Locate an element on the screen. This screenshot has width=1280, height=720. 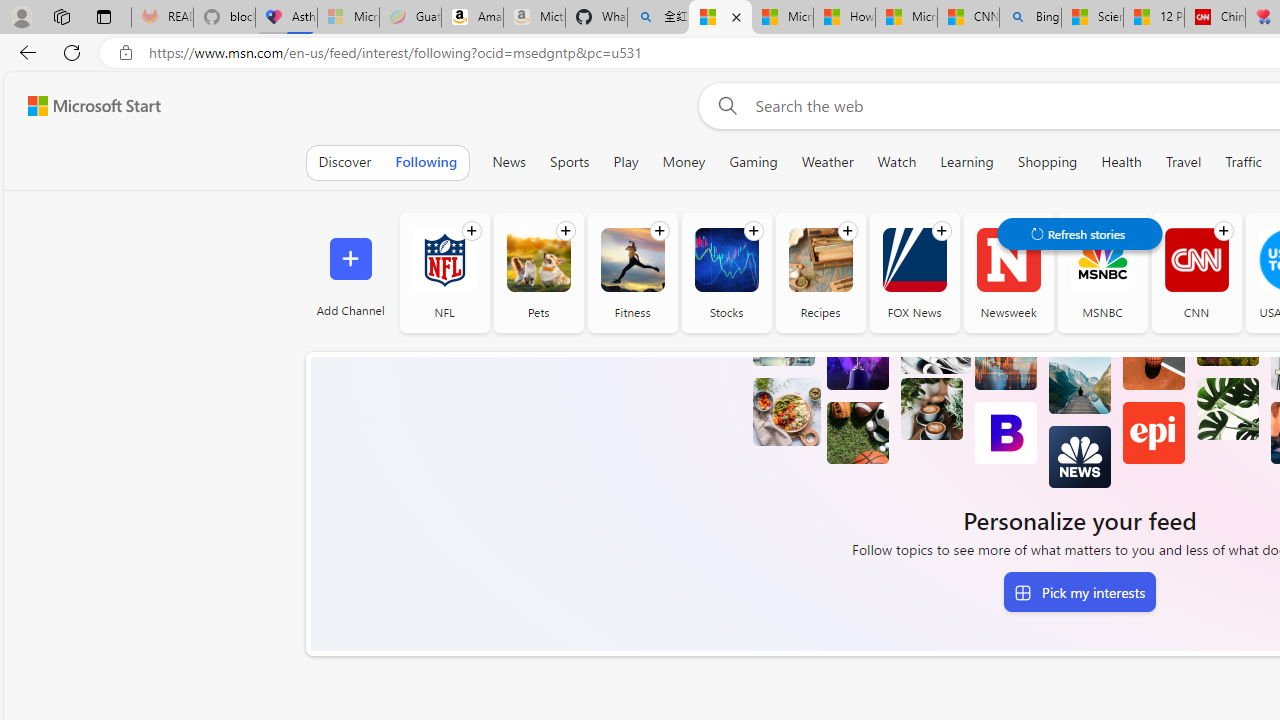
'Money' is located at coordinates (684, 161).